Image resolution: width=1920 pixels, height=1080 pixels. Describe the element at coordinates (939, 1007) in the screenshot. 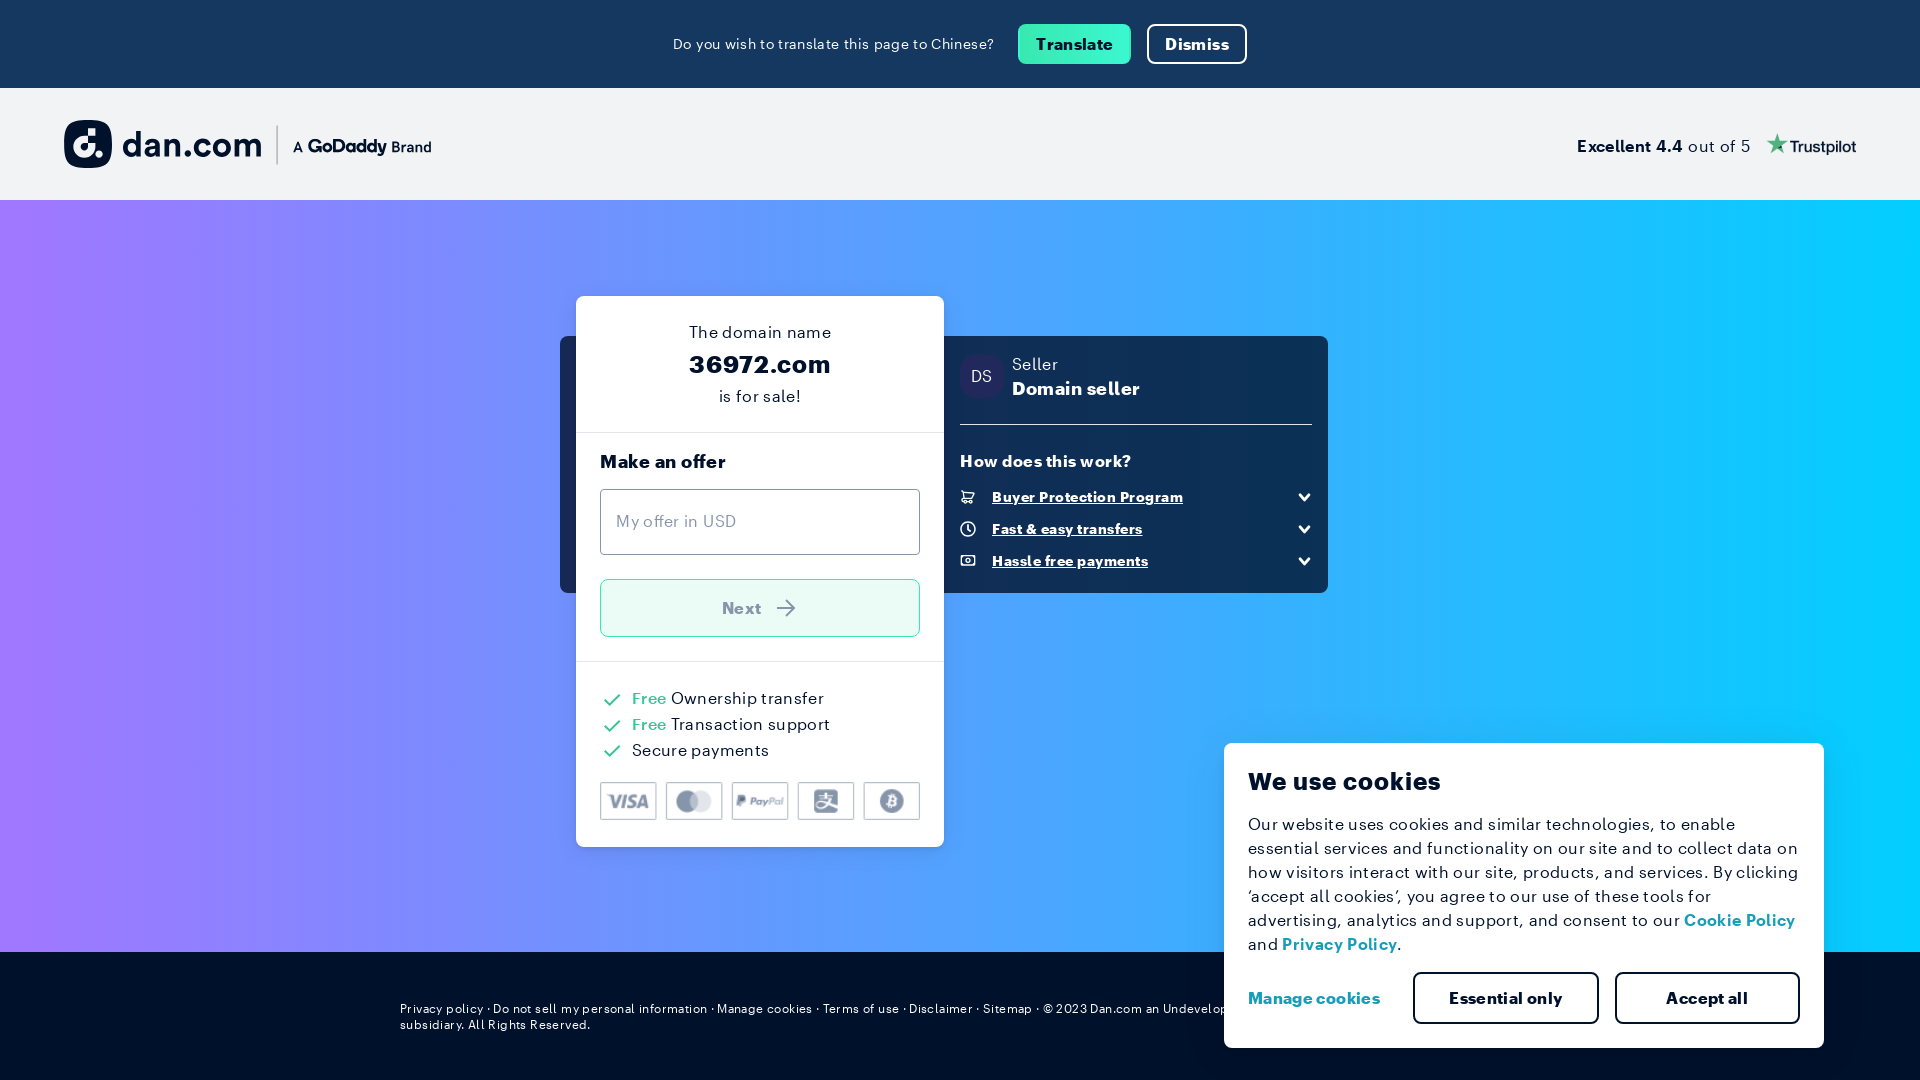

I see `'Disclaimer'` at that location.